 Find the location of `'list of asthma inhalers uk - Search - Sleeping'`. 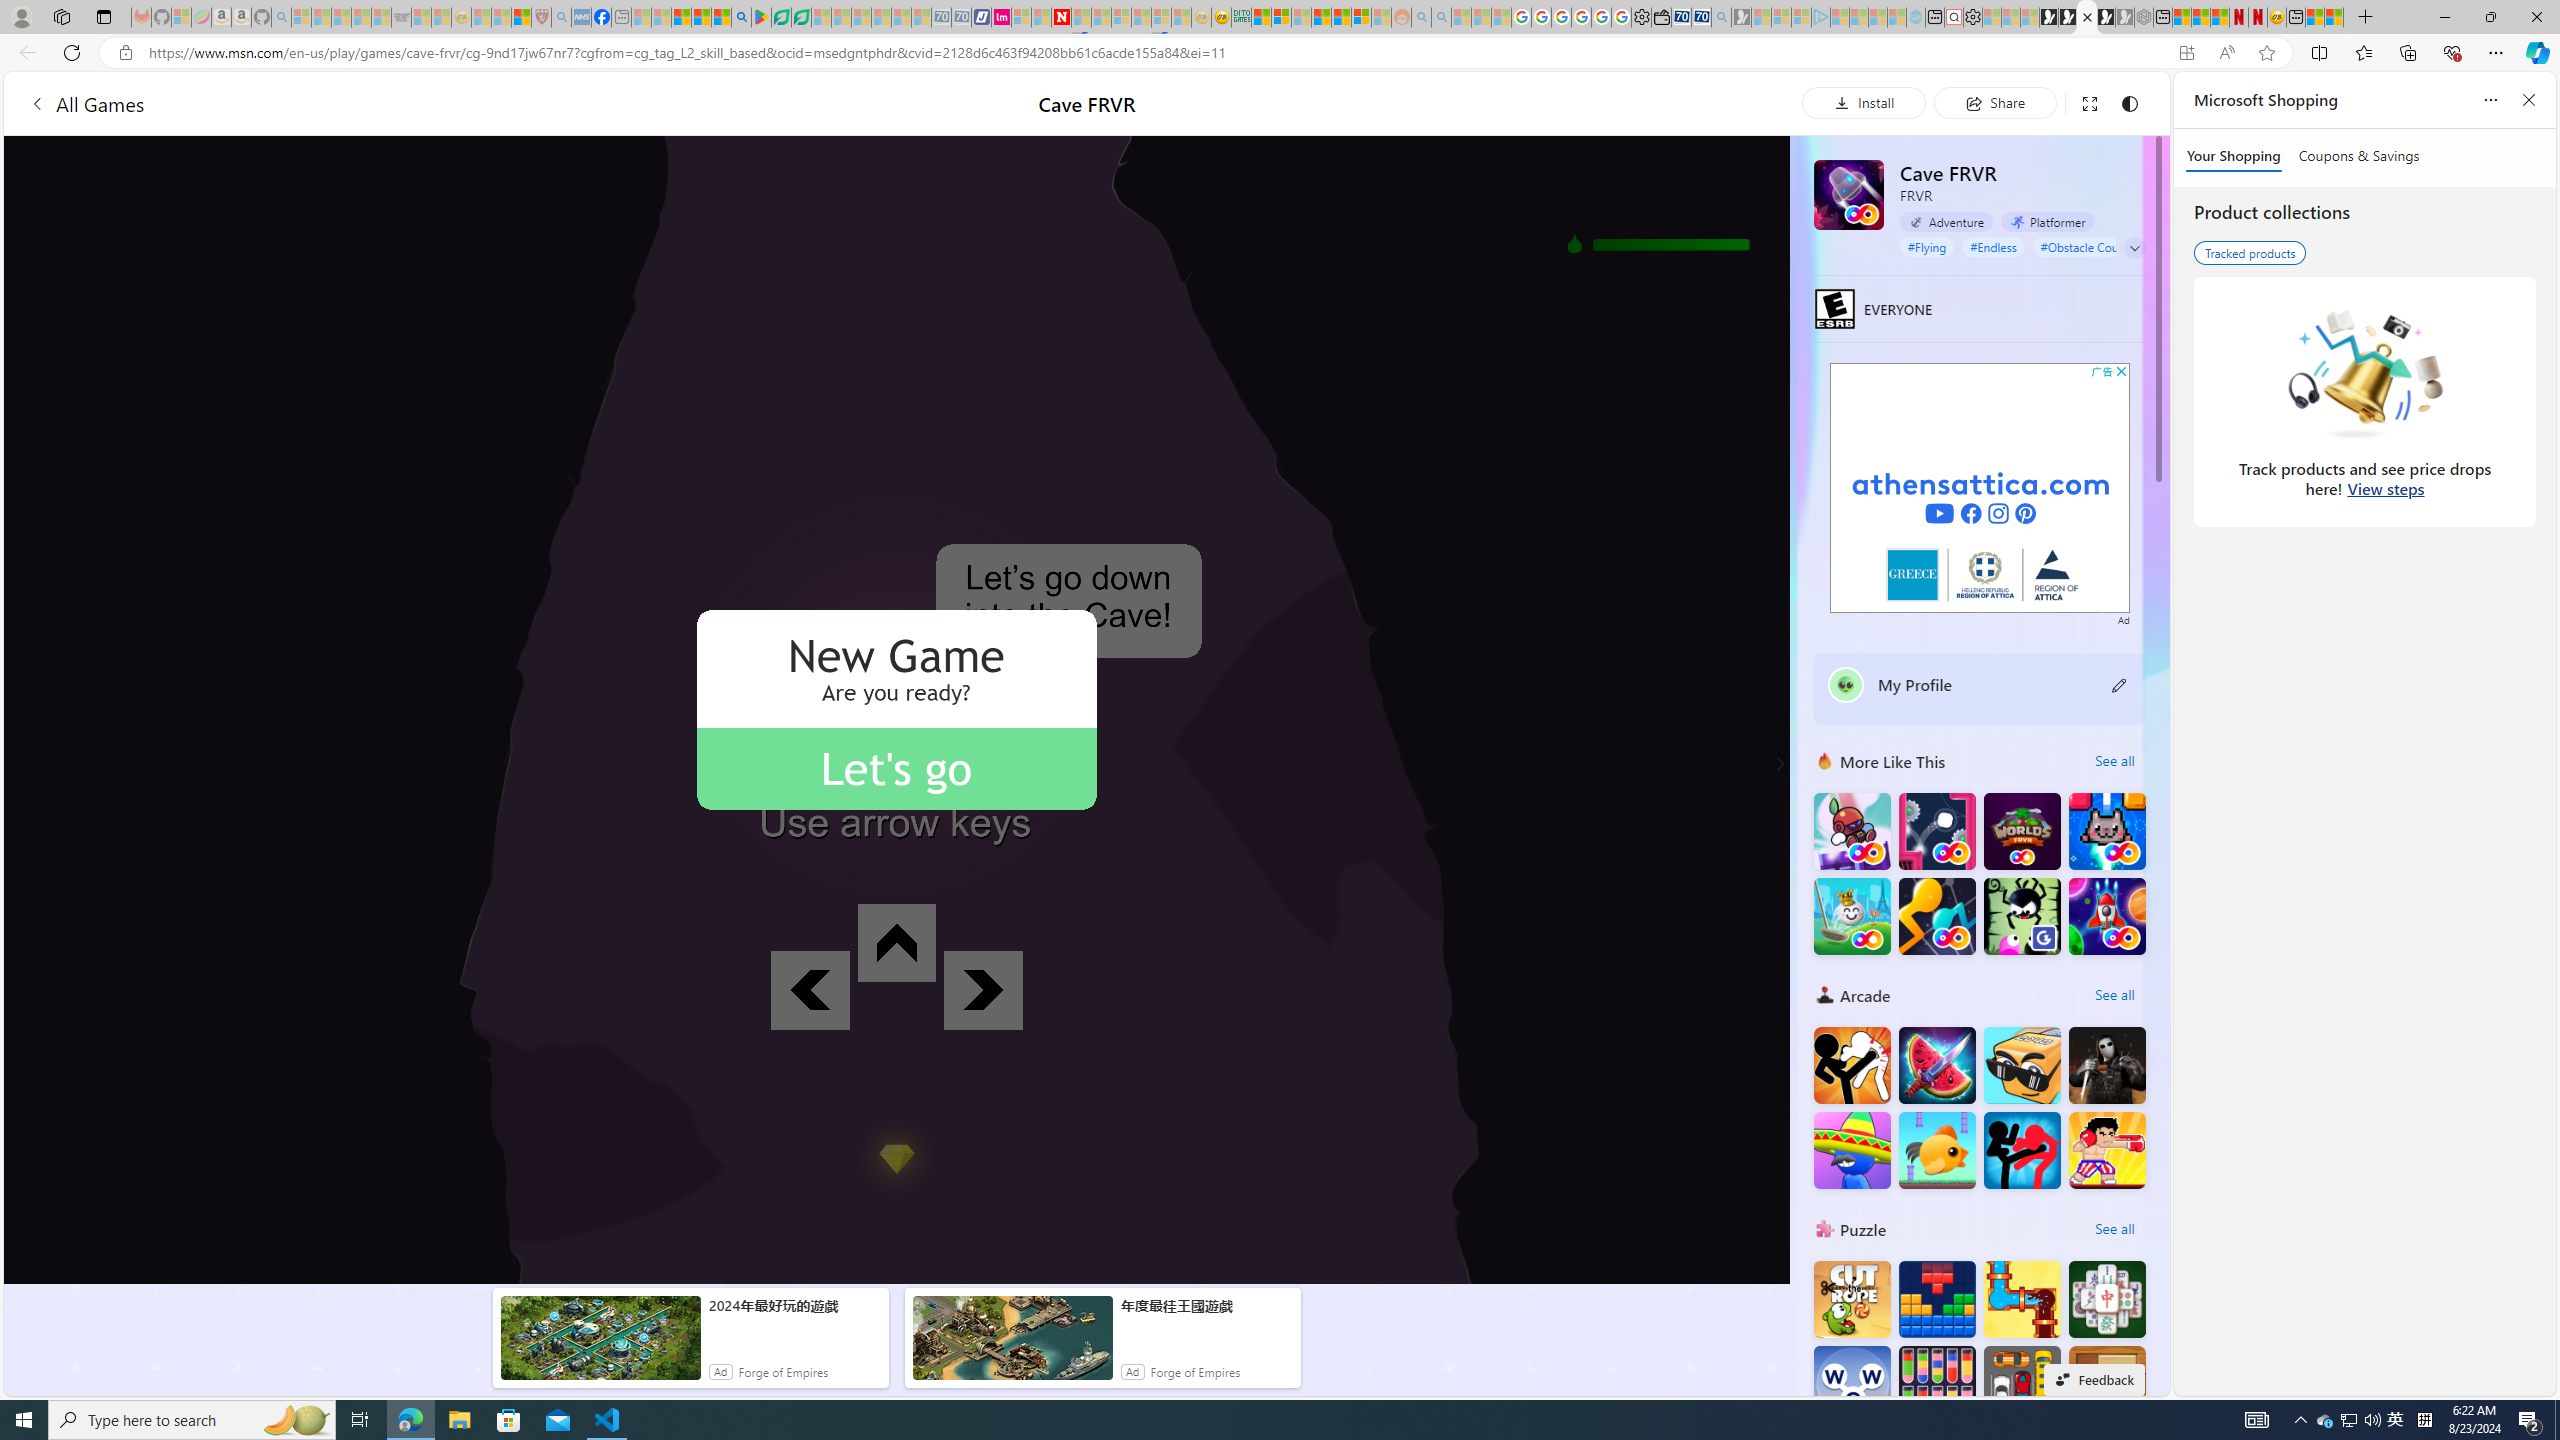

'list of asthma inhalers uk - Search - Sleeping' is located at coordinates (560, 16).